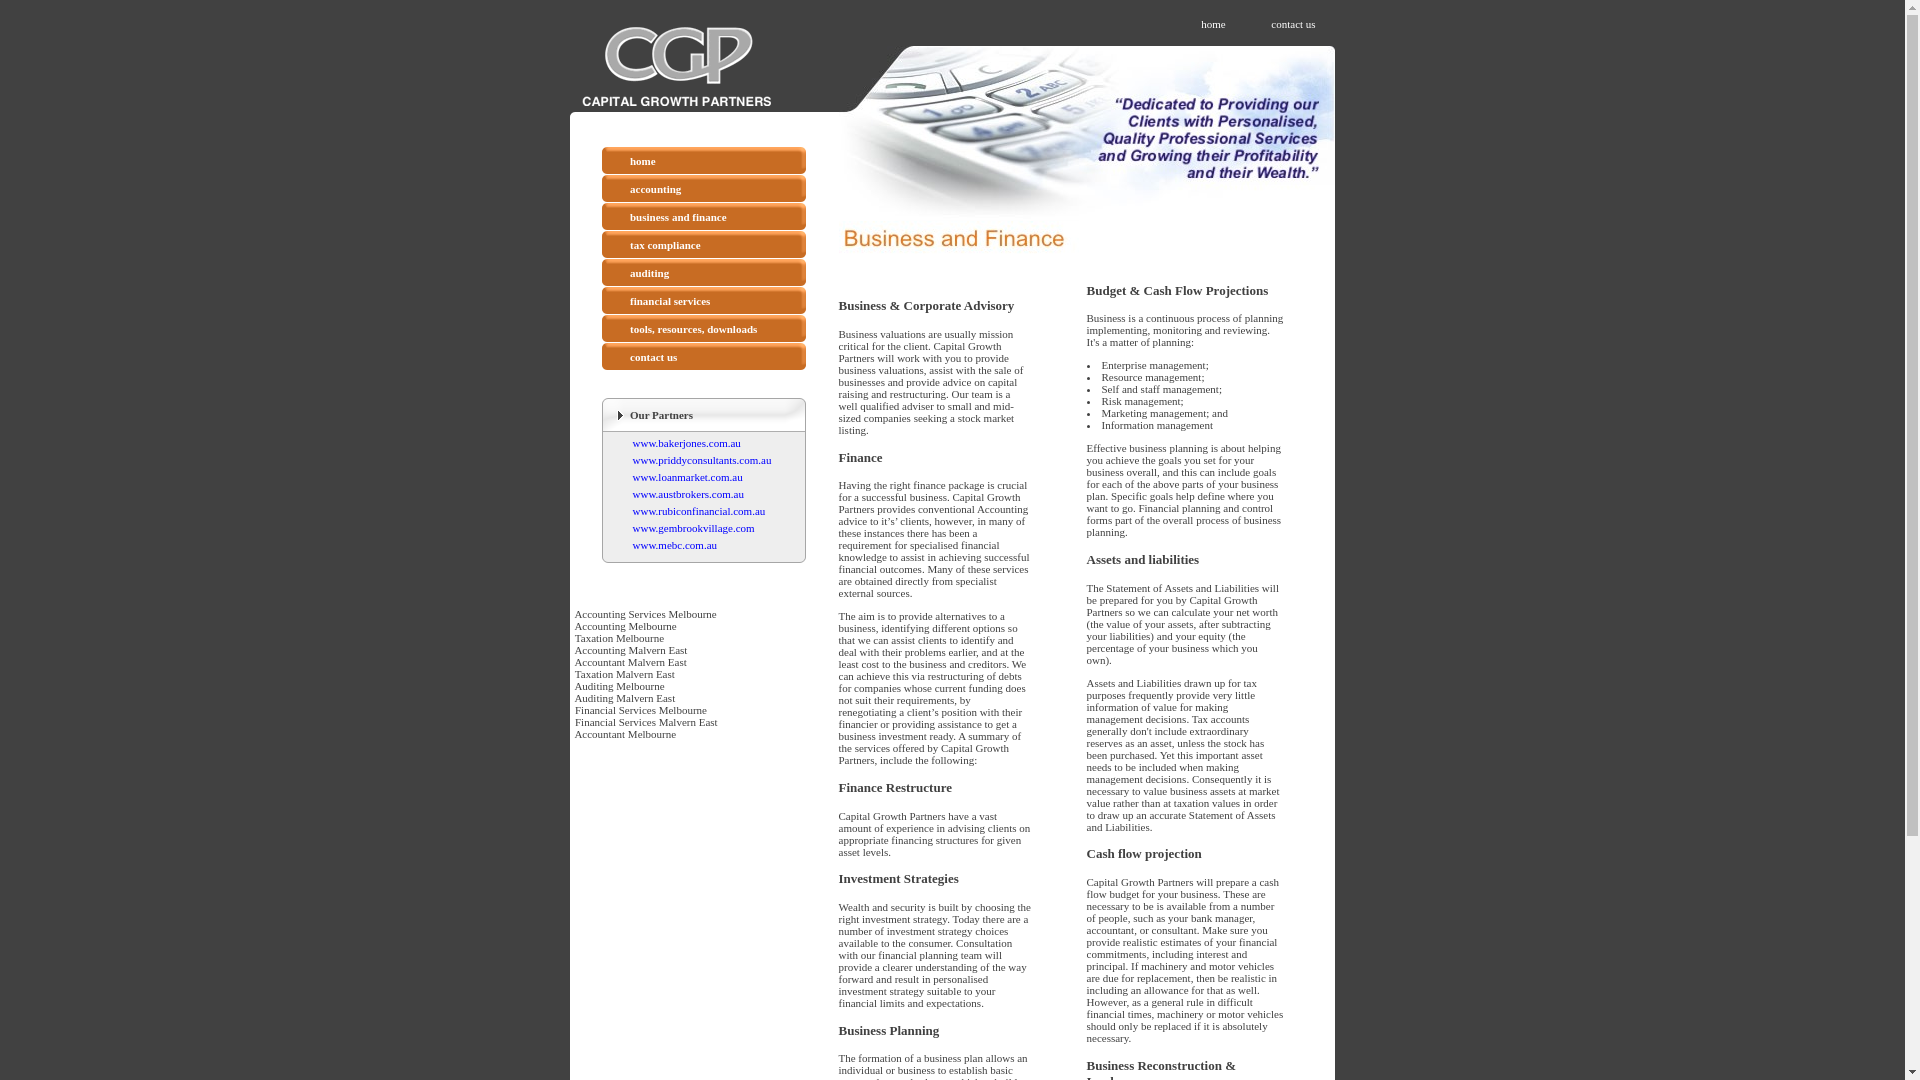 This screenshot has width=1920, height=1080. Describe the element at coordinates (687, 493) in the screenshot. I see `'www.austbrokers.com.au'` at that location.